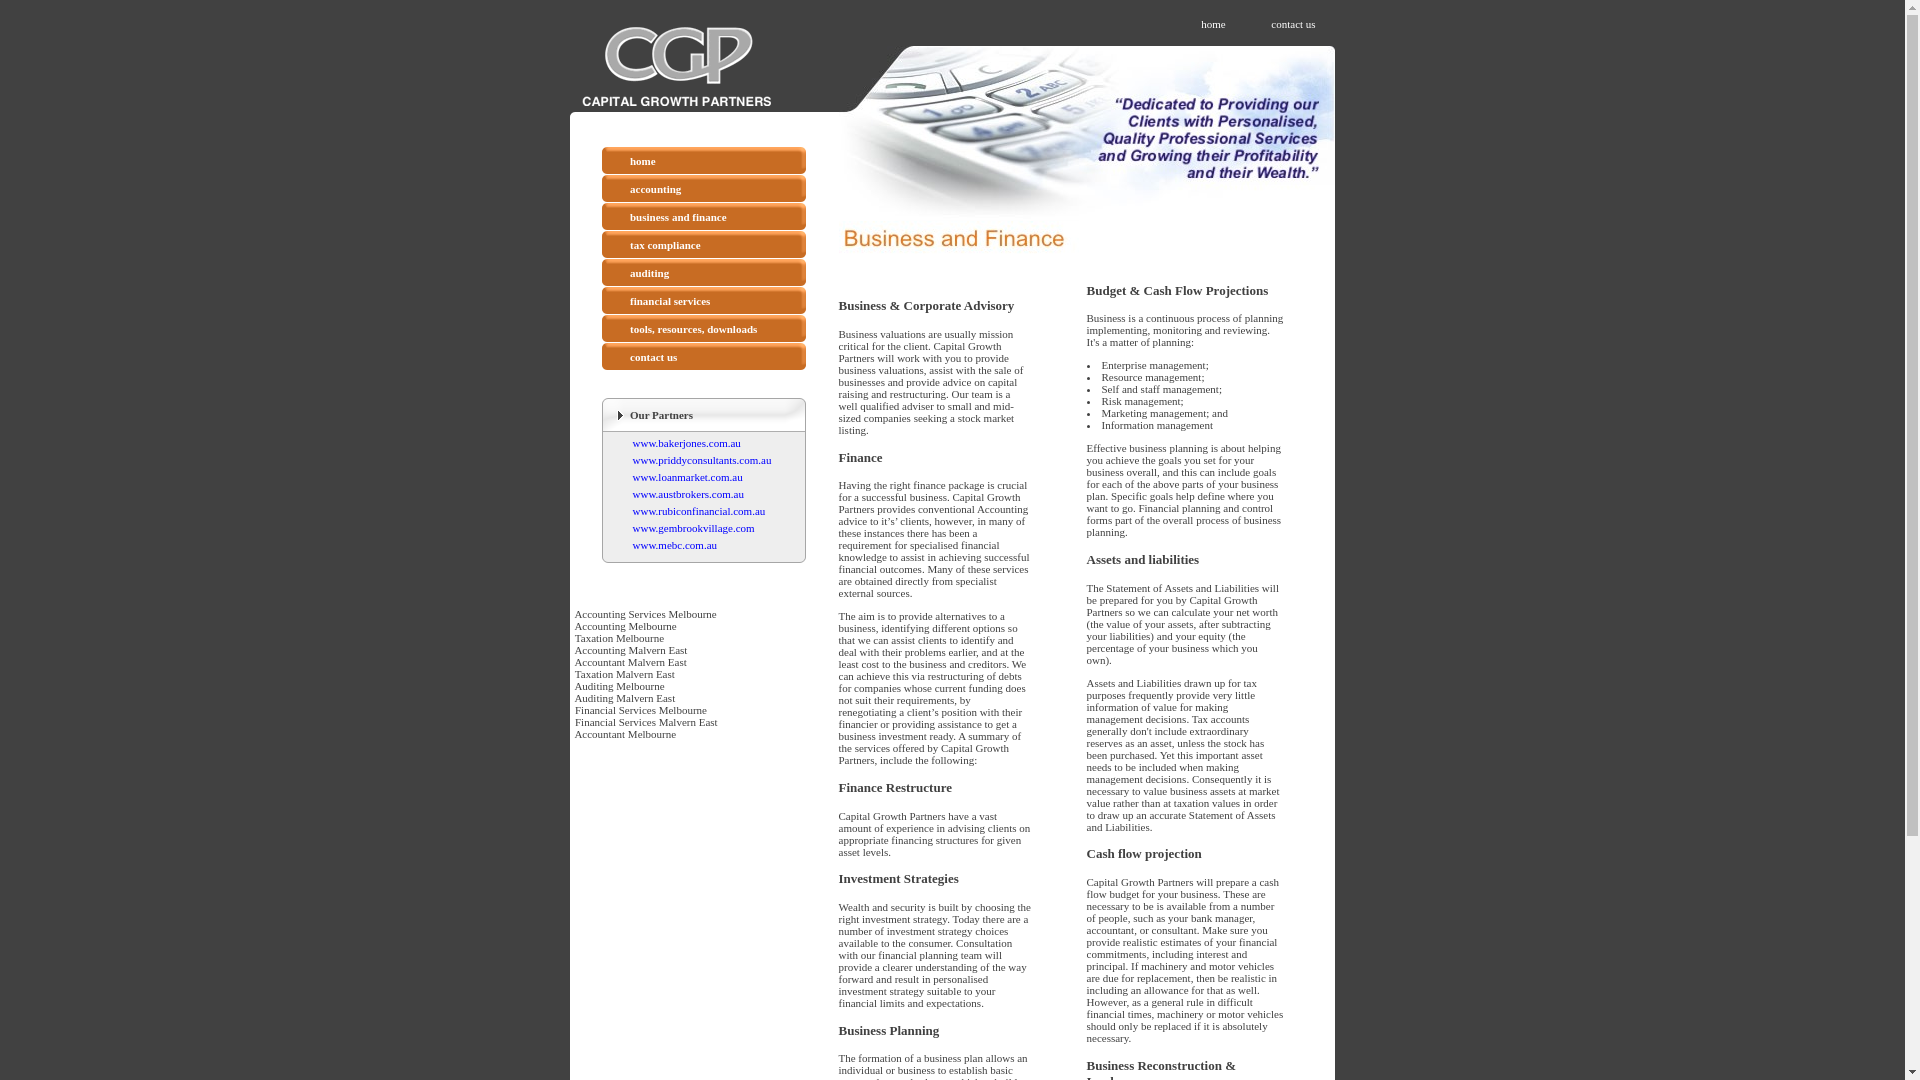 This screenshot has width=1920, height=1080. Describe the element at coordinates (687, 493) in the screenshot. I see `'www.austbrokers.com.au'` at that location.